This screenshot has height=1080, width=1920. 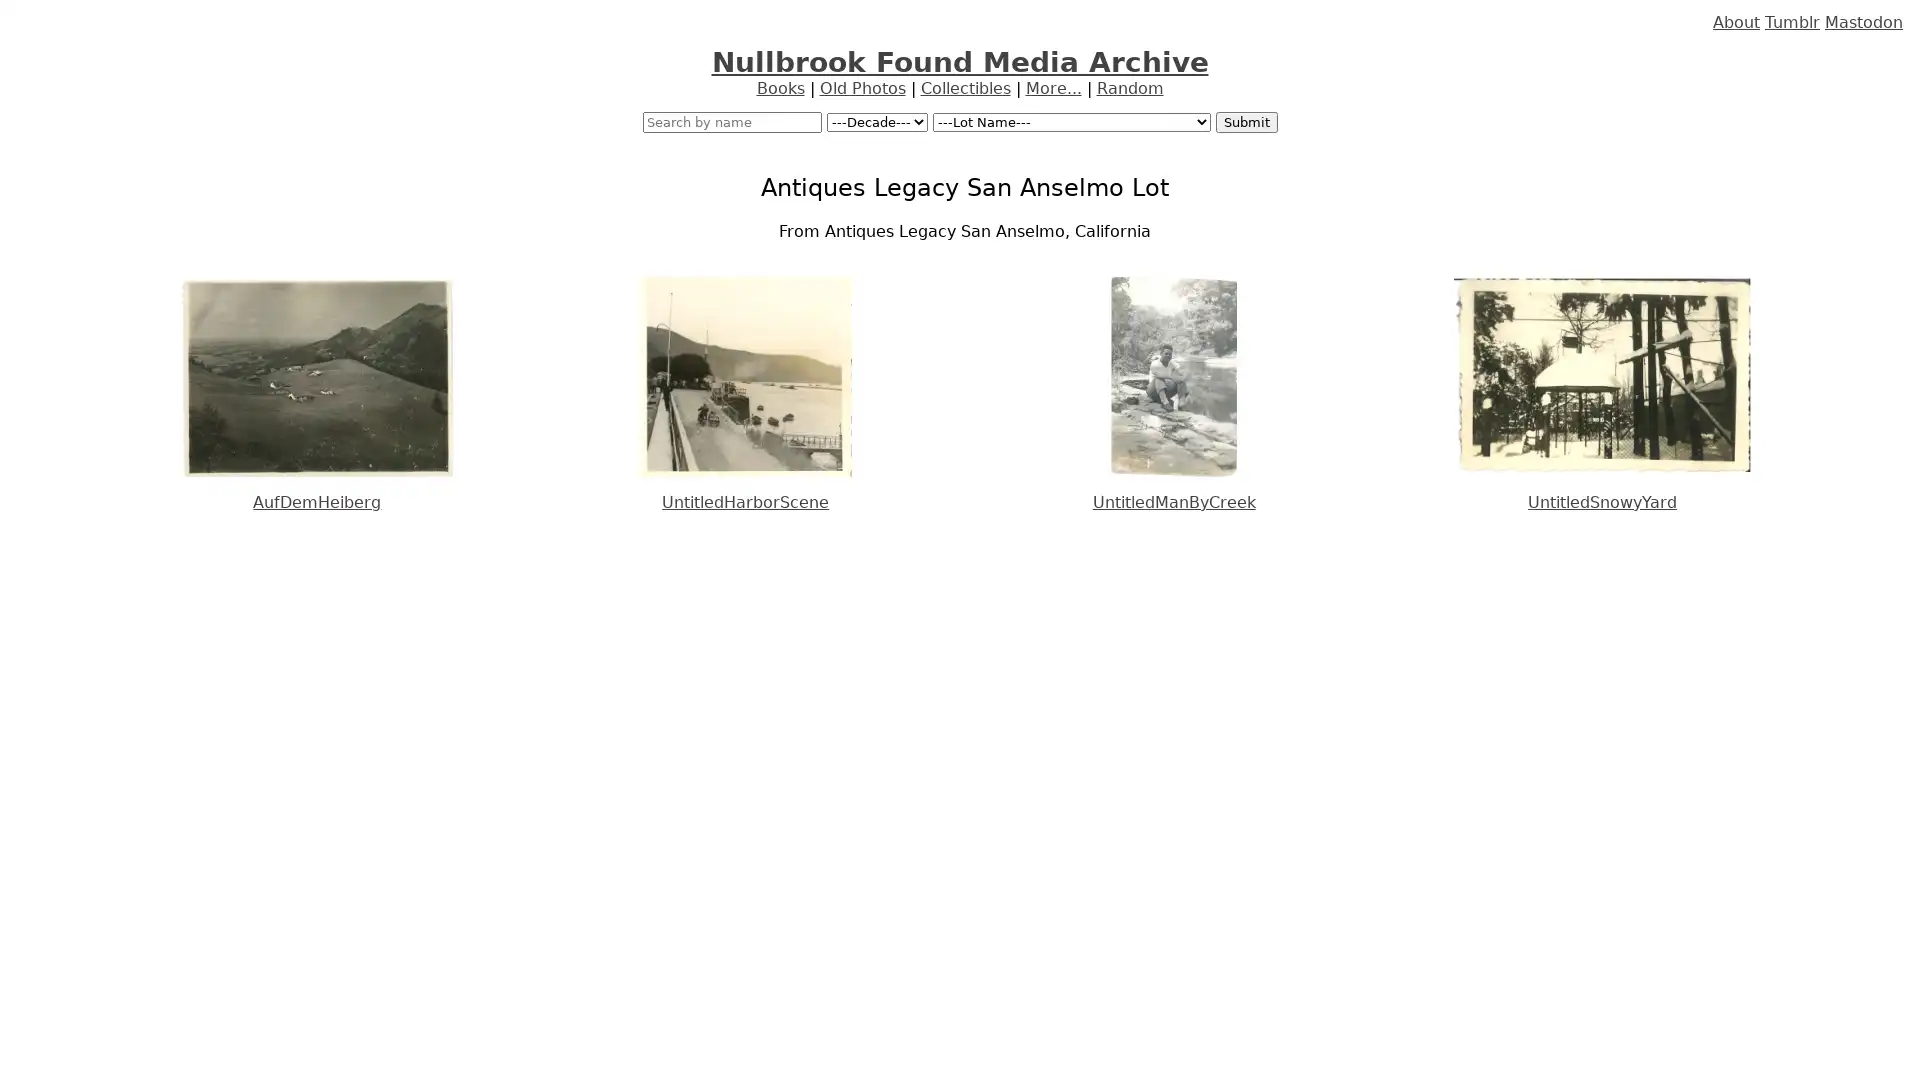 What do you see at coordinates (1245, 122) in the screenshot?
I see `Submit` at bounding box center [1245, 122].